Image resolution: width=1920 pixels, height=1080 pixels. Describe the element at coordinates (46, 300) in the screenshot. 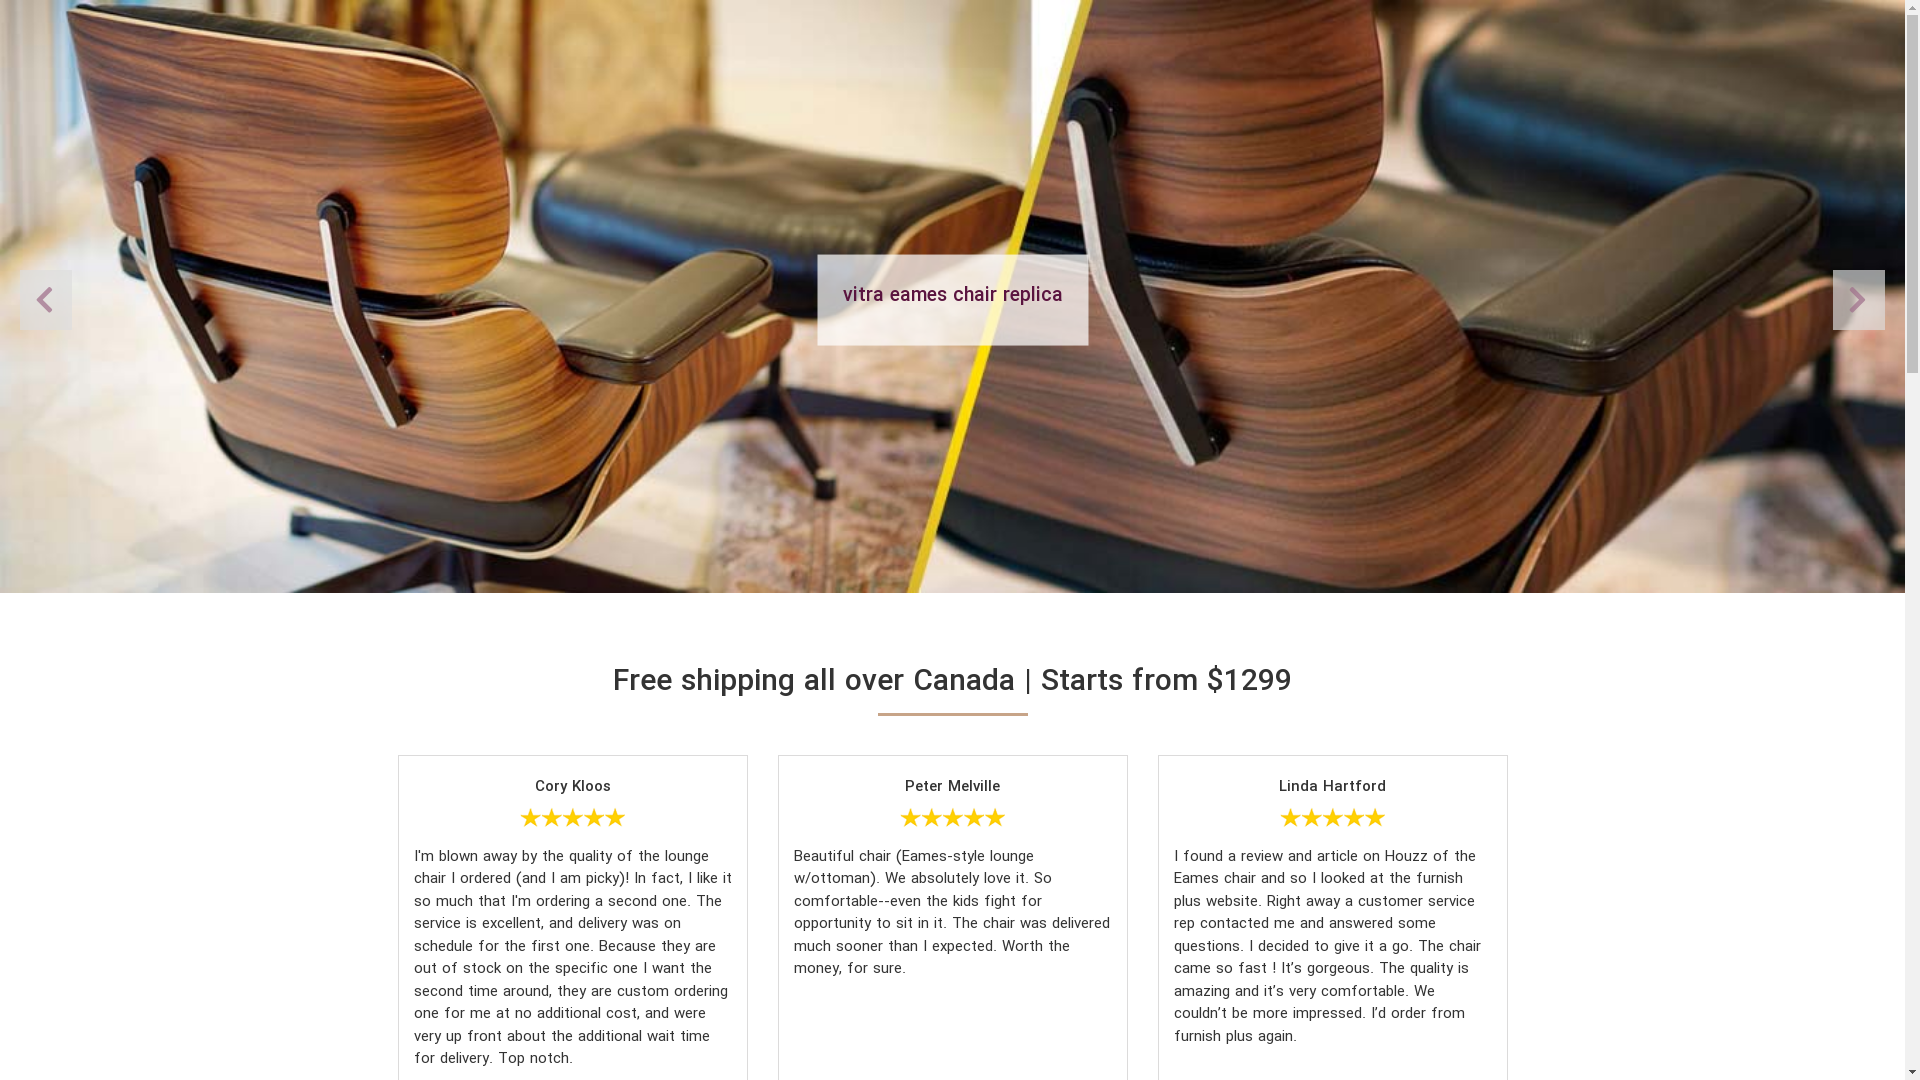

I see `'Next'` at that location.